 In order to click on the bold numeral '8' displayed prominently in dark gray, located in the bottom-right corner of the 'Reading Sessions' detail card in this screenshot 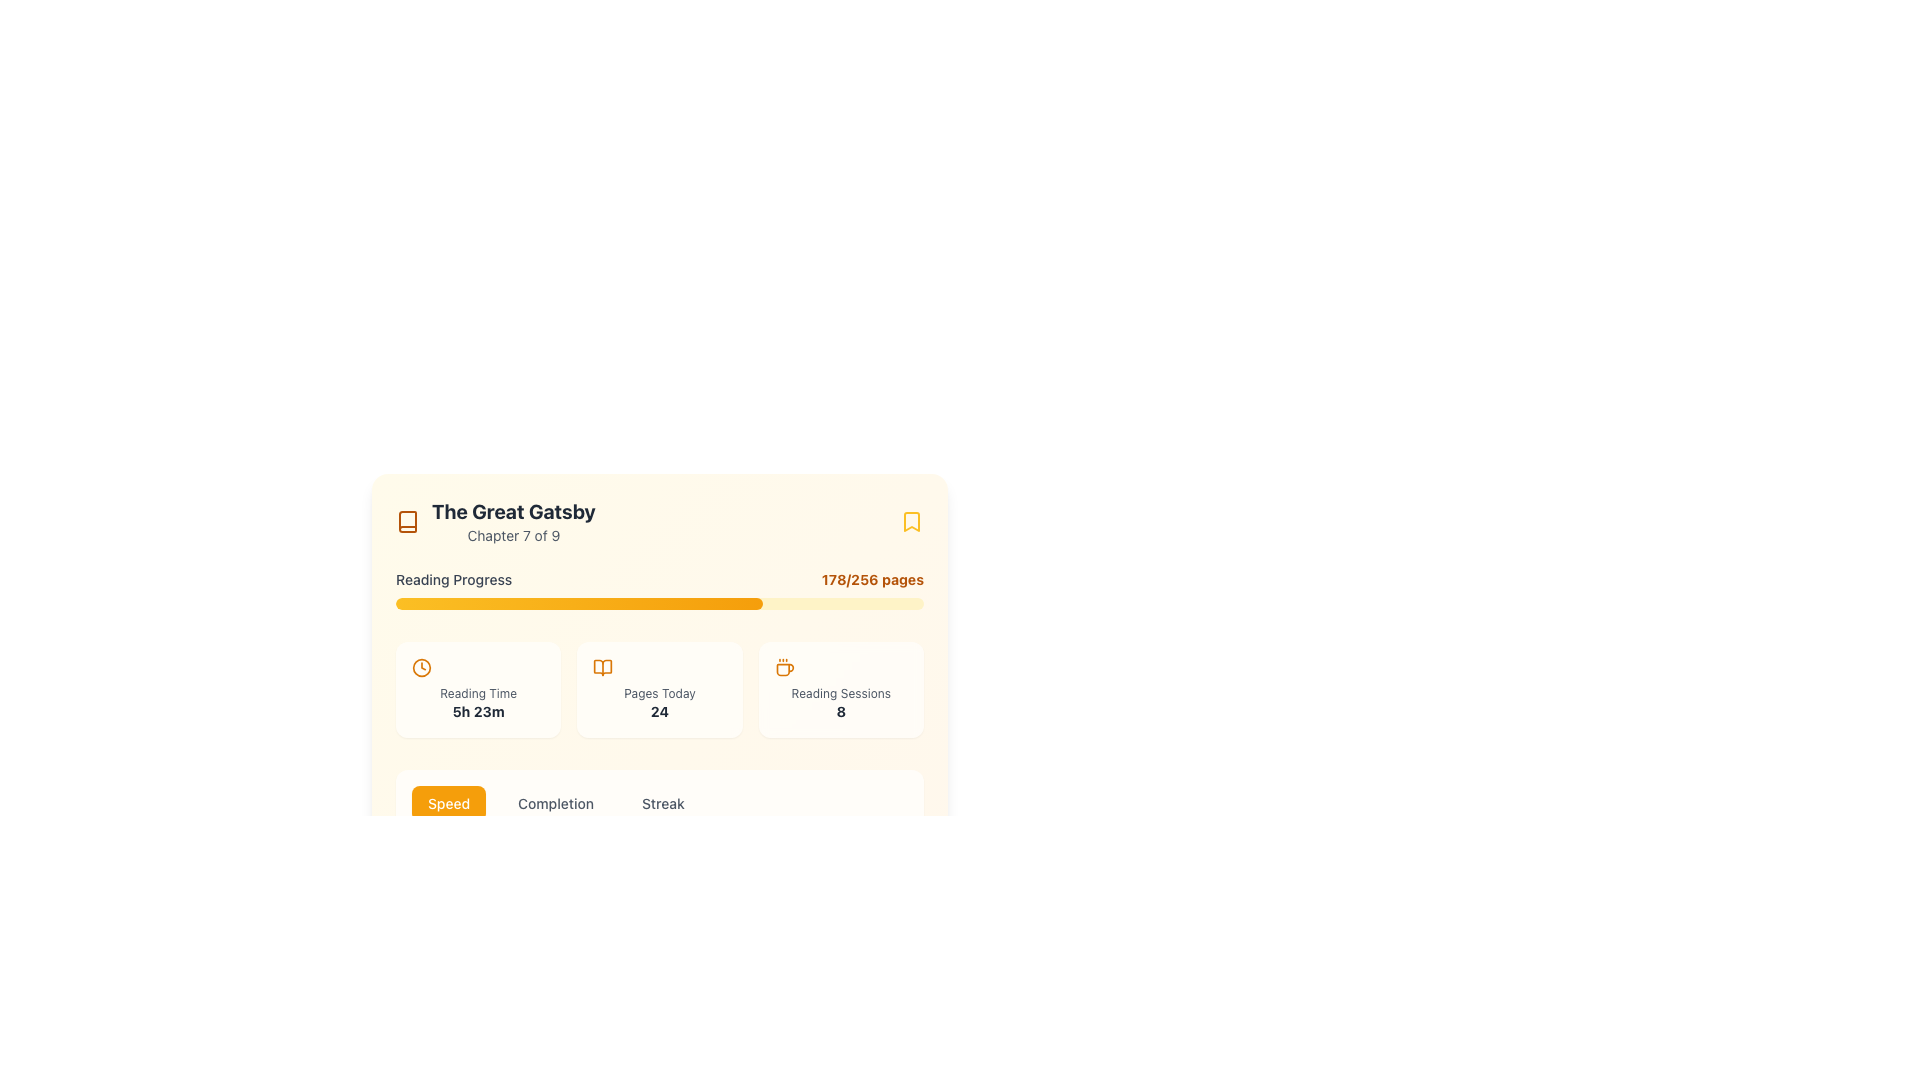, I will do `click(841, 711)`.